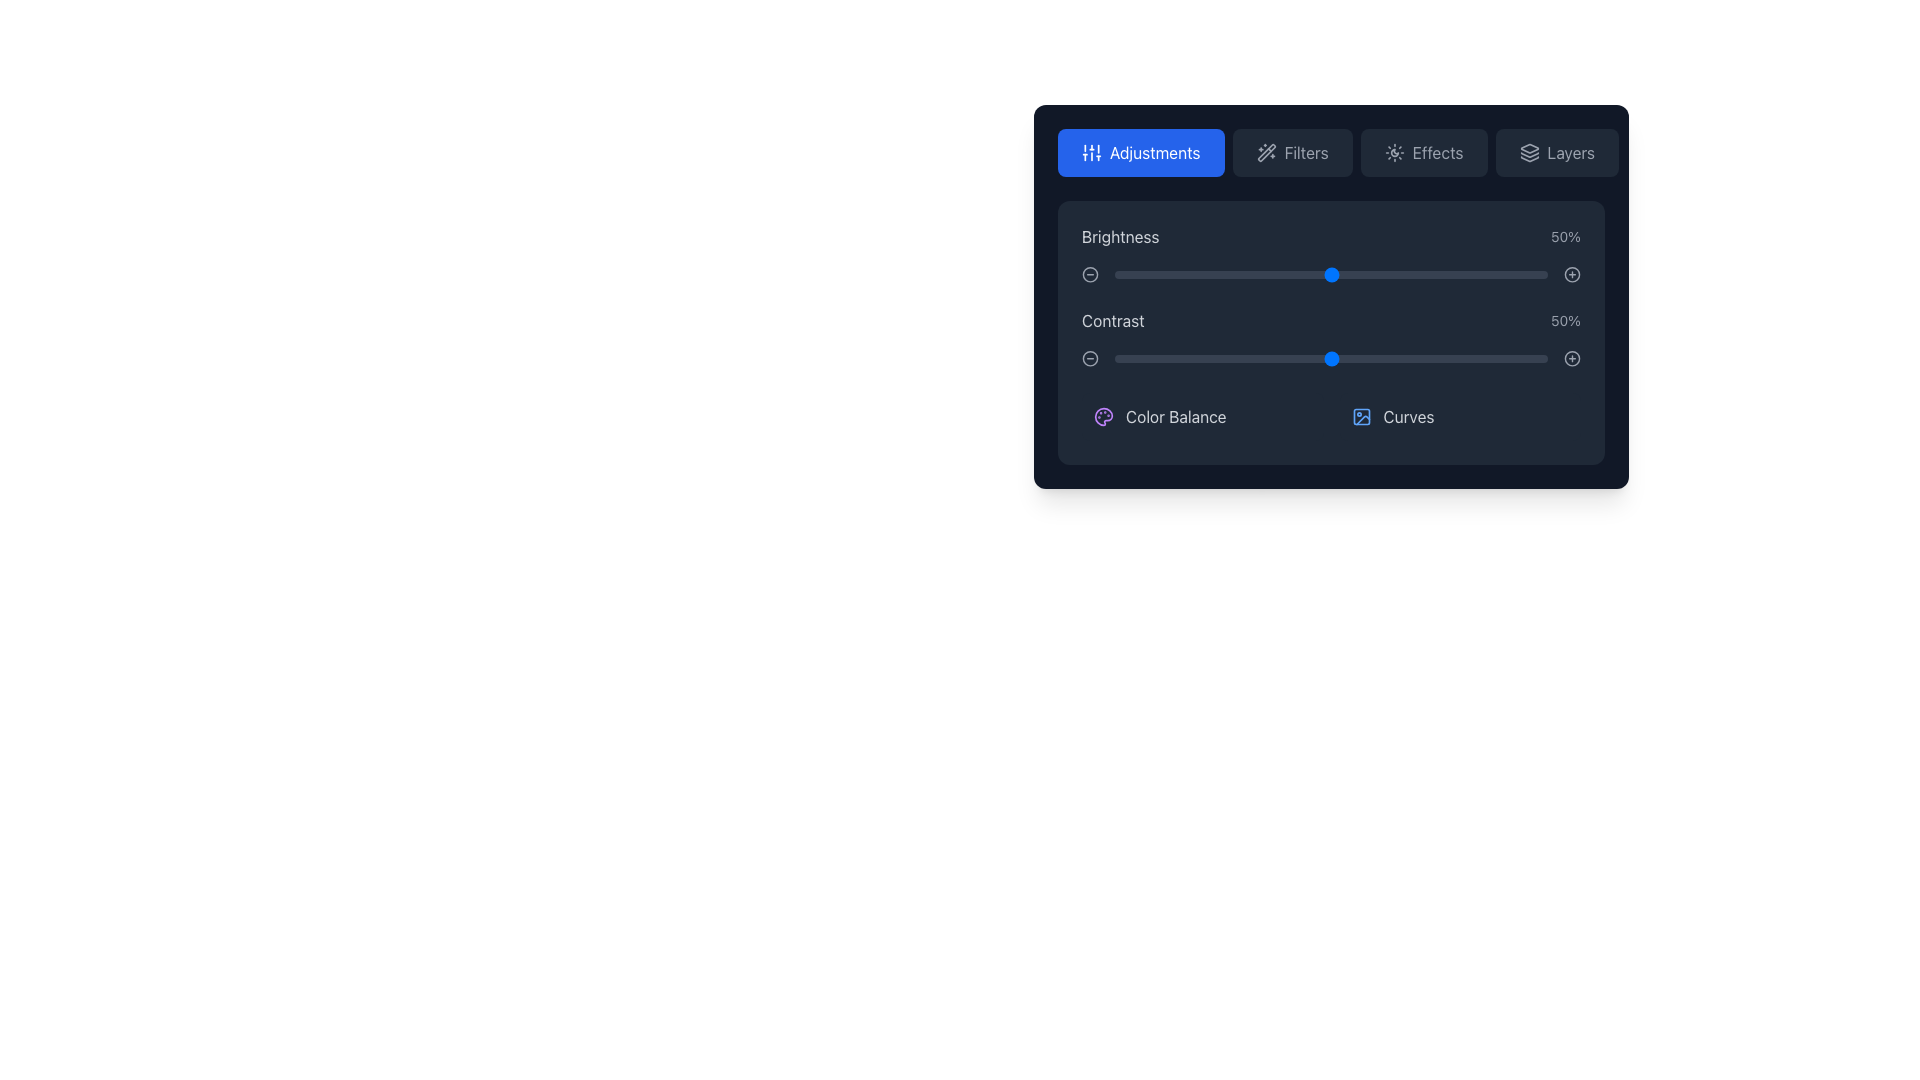  What do you see at coordinates (1213, 357) in the screenshot?
I see `contrast` at bounding box center [1213, 357].